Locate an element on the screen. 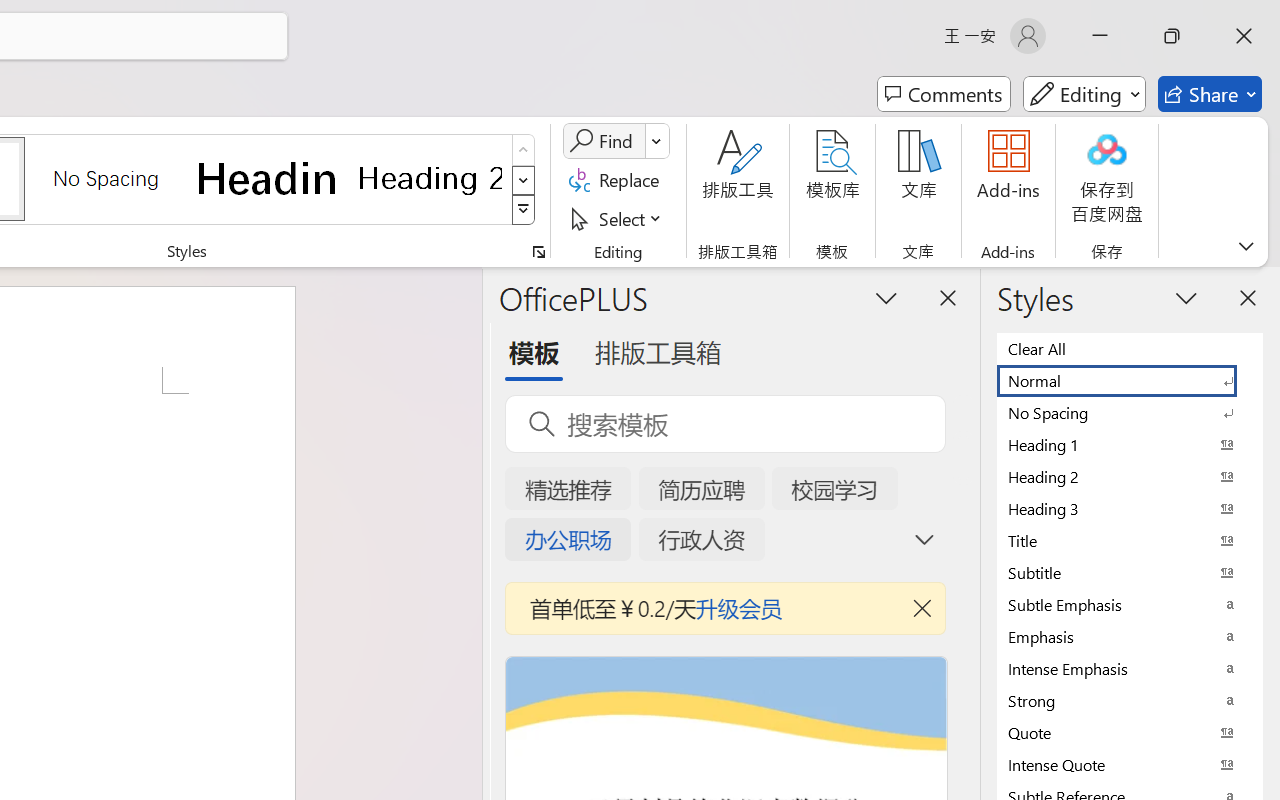  'Subtitle' is located at coordinates (1130, 571).